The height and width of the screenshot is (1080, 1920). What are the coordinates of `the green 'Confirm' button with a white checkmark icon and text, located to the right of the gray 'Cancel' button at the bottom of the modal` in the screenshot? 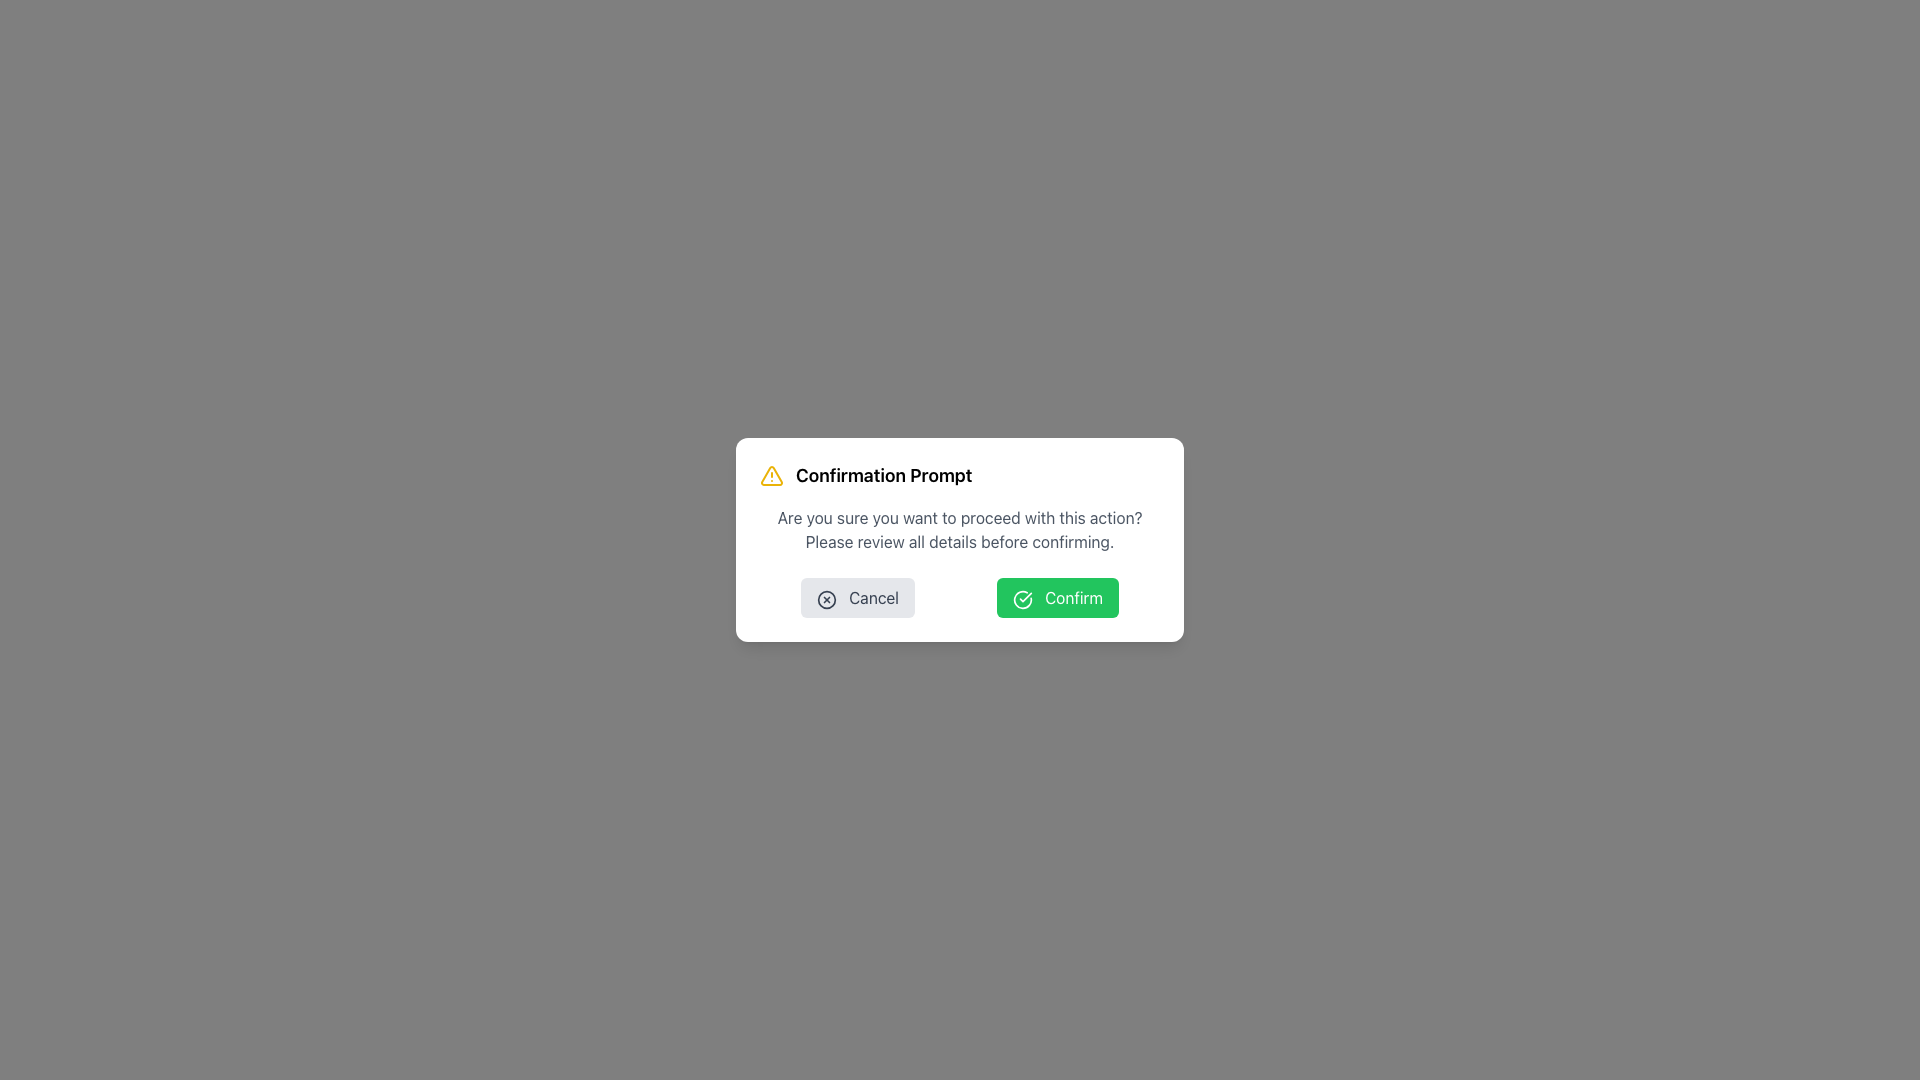 It's located at (1056, 596).